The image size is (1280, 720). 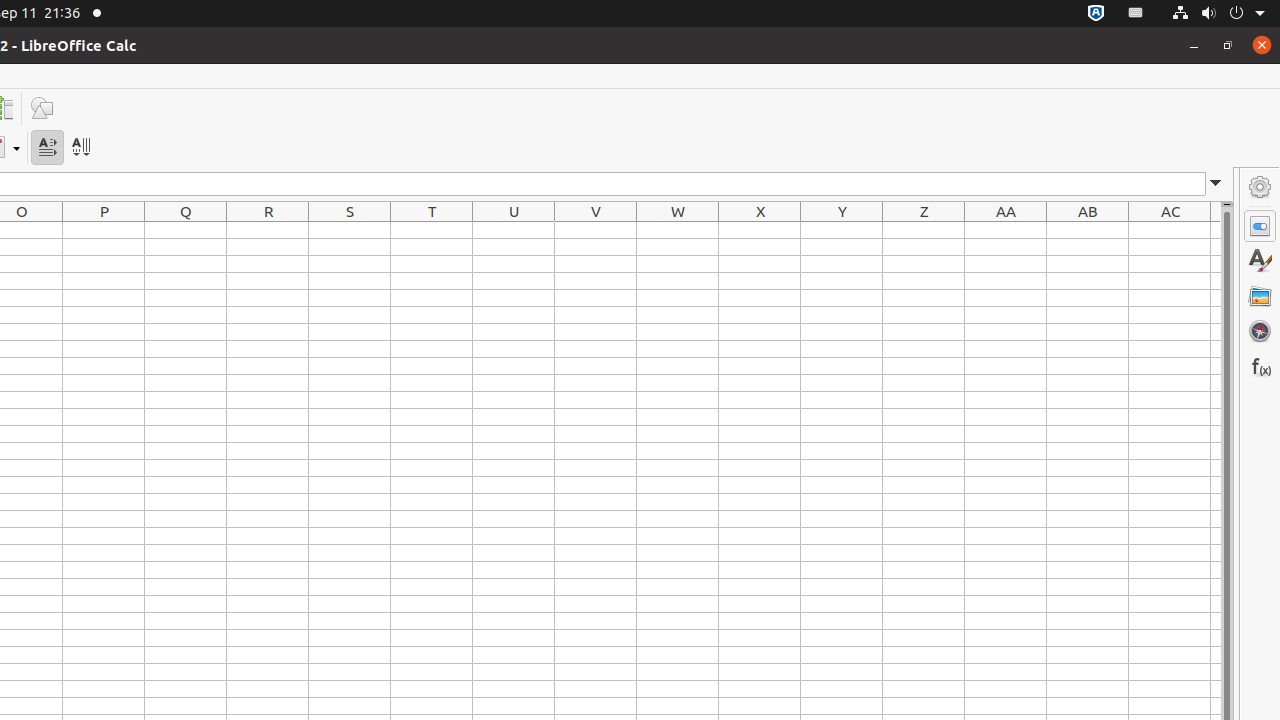 I want to click on 'V1', so click(x=594, y=229).